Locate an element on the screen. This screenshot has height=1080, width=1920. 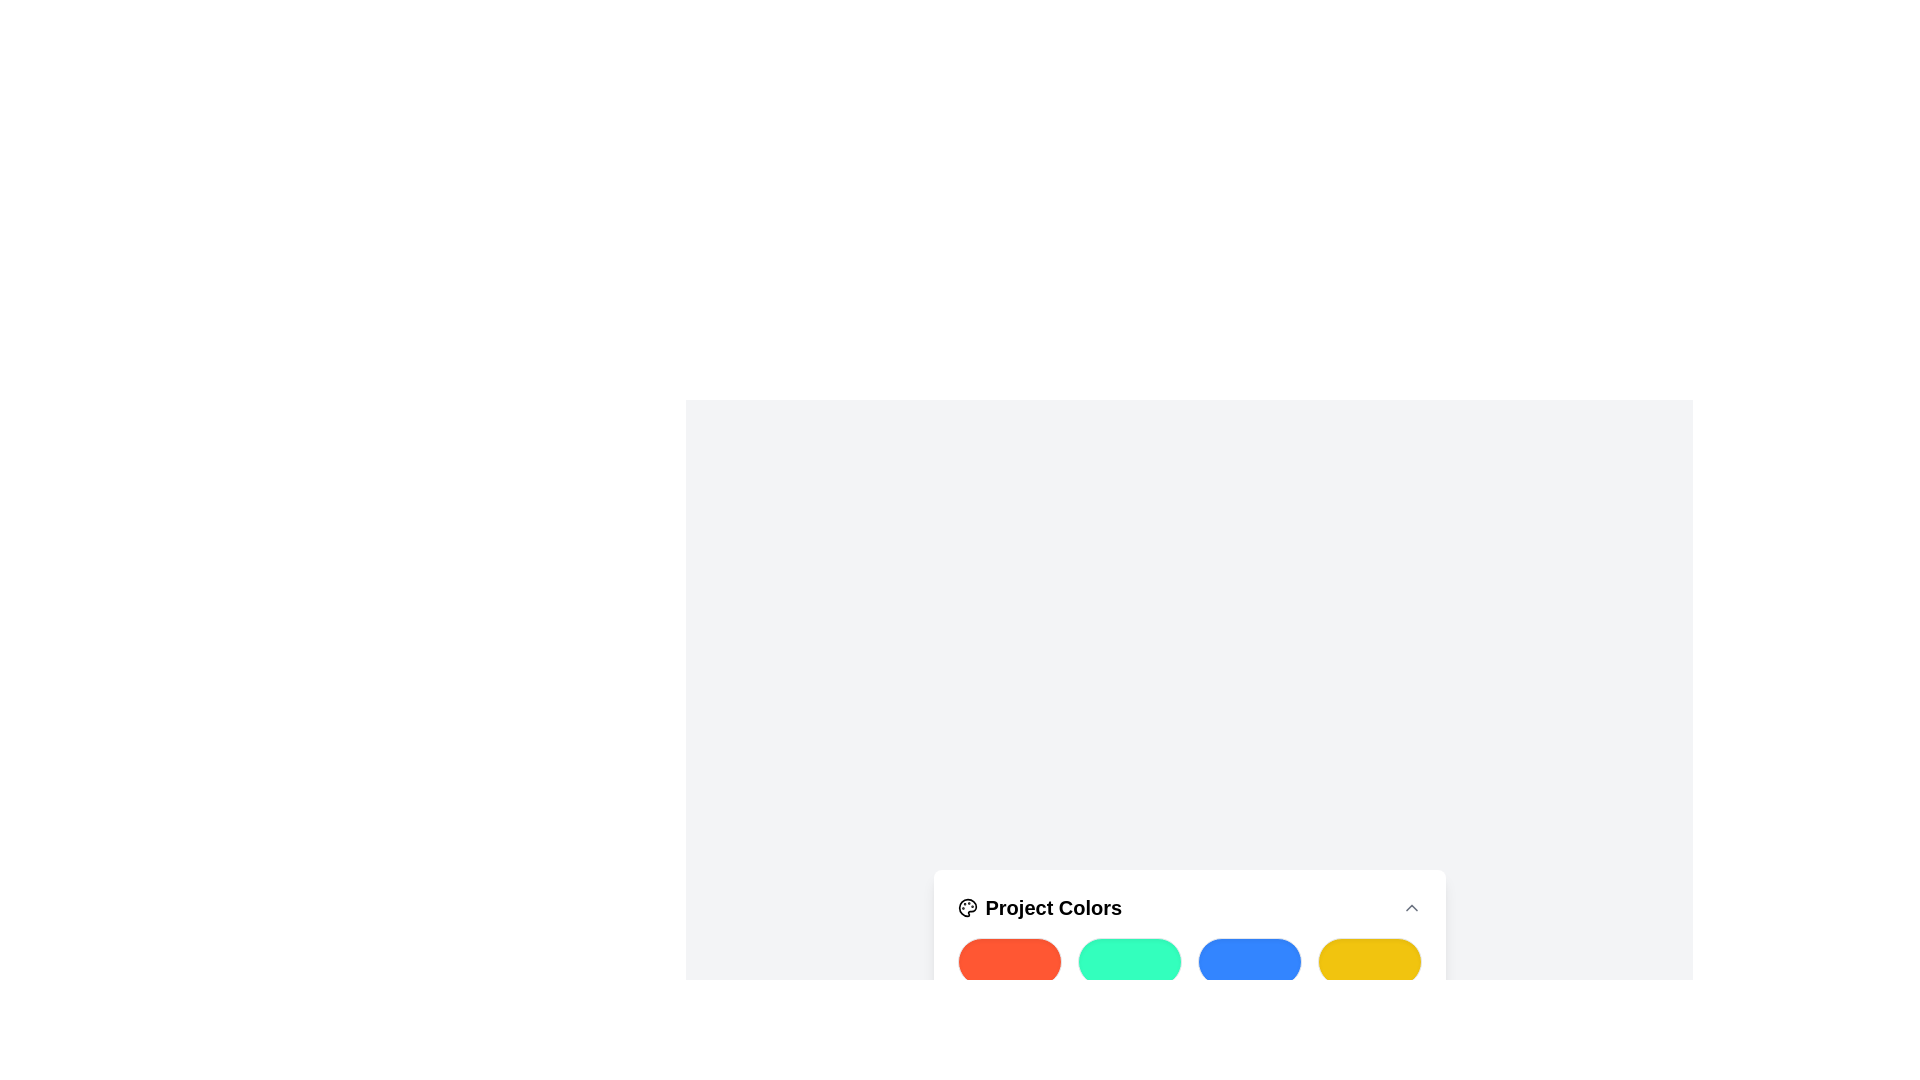
the Chevron Icon located in the upper-right corner of the 'Project Colors' section to trigger the collapsing or scrolling action is located at coordinates (1410, 907).